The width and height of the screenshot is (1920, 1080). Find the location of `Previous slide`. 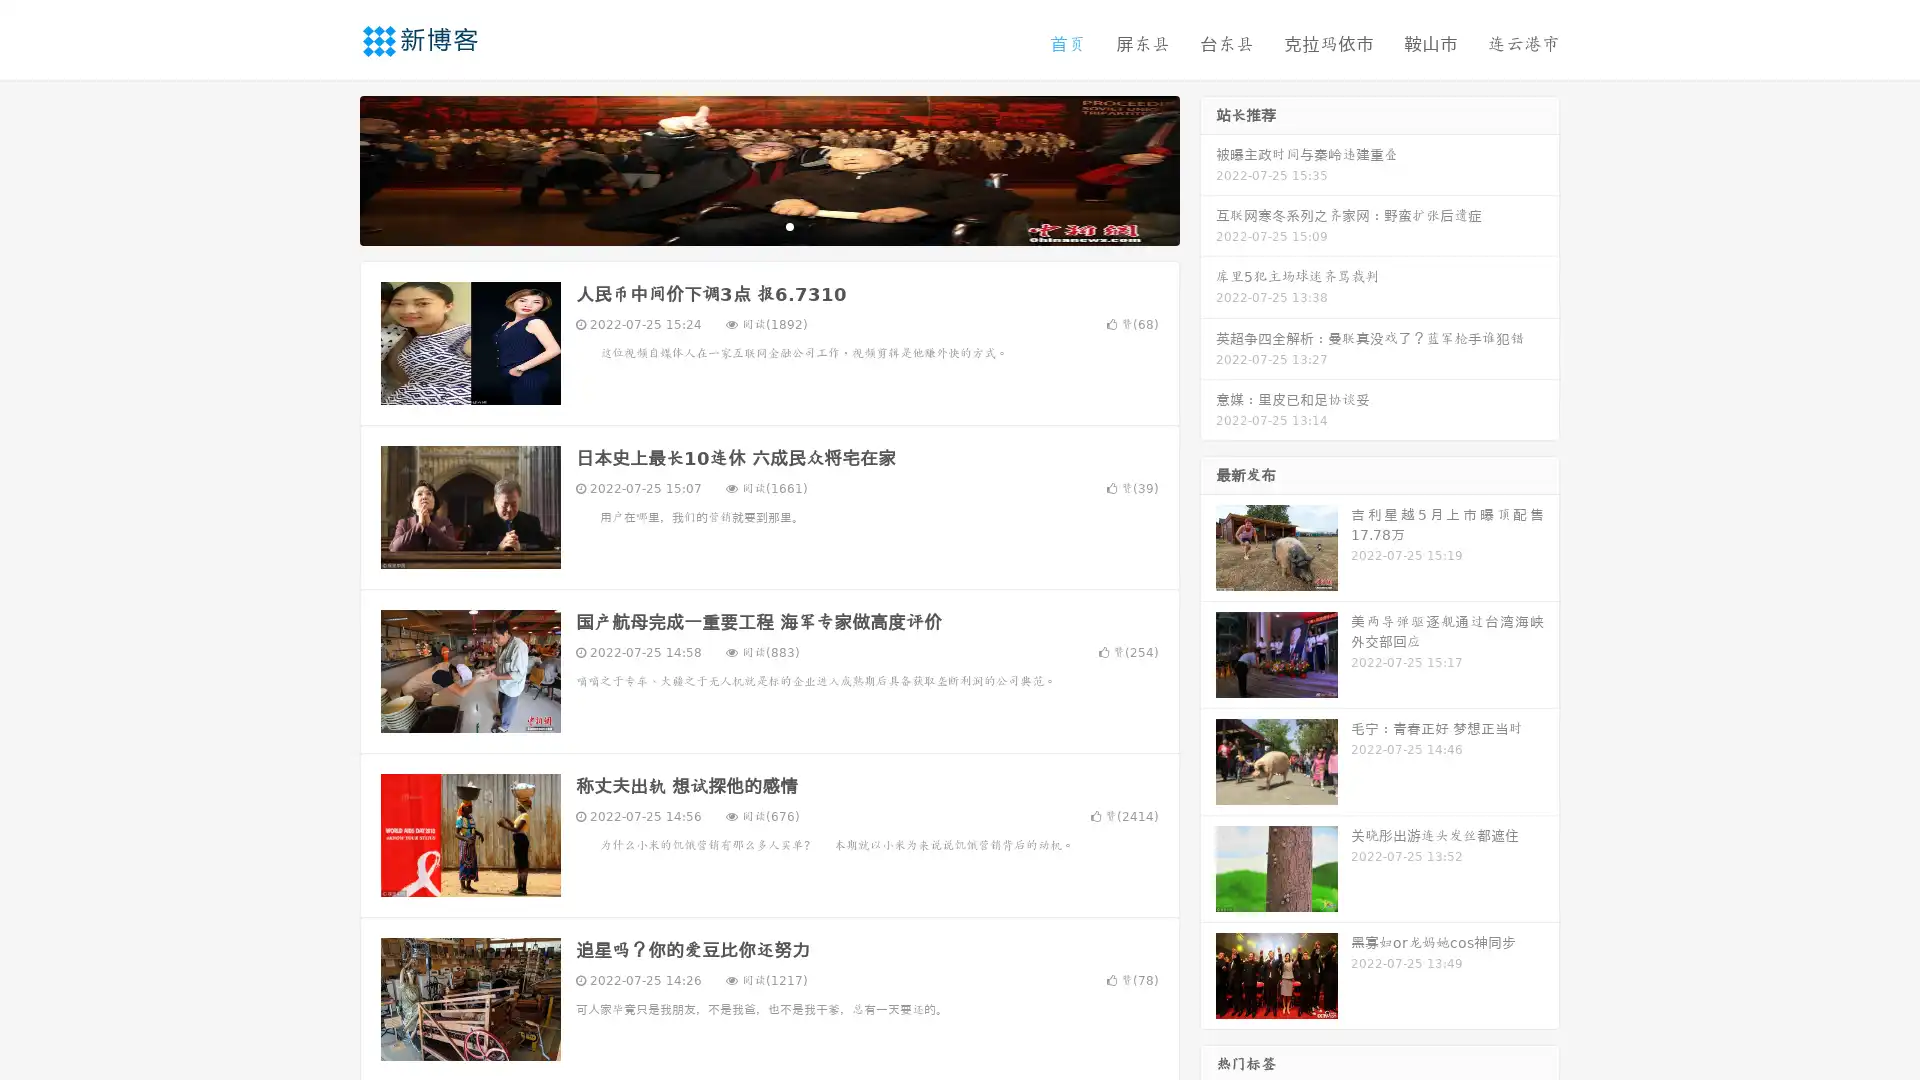

Previous slide is located at coordinates (330, 168).